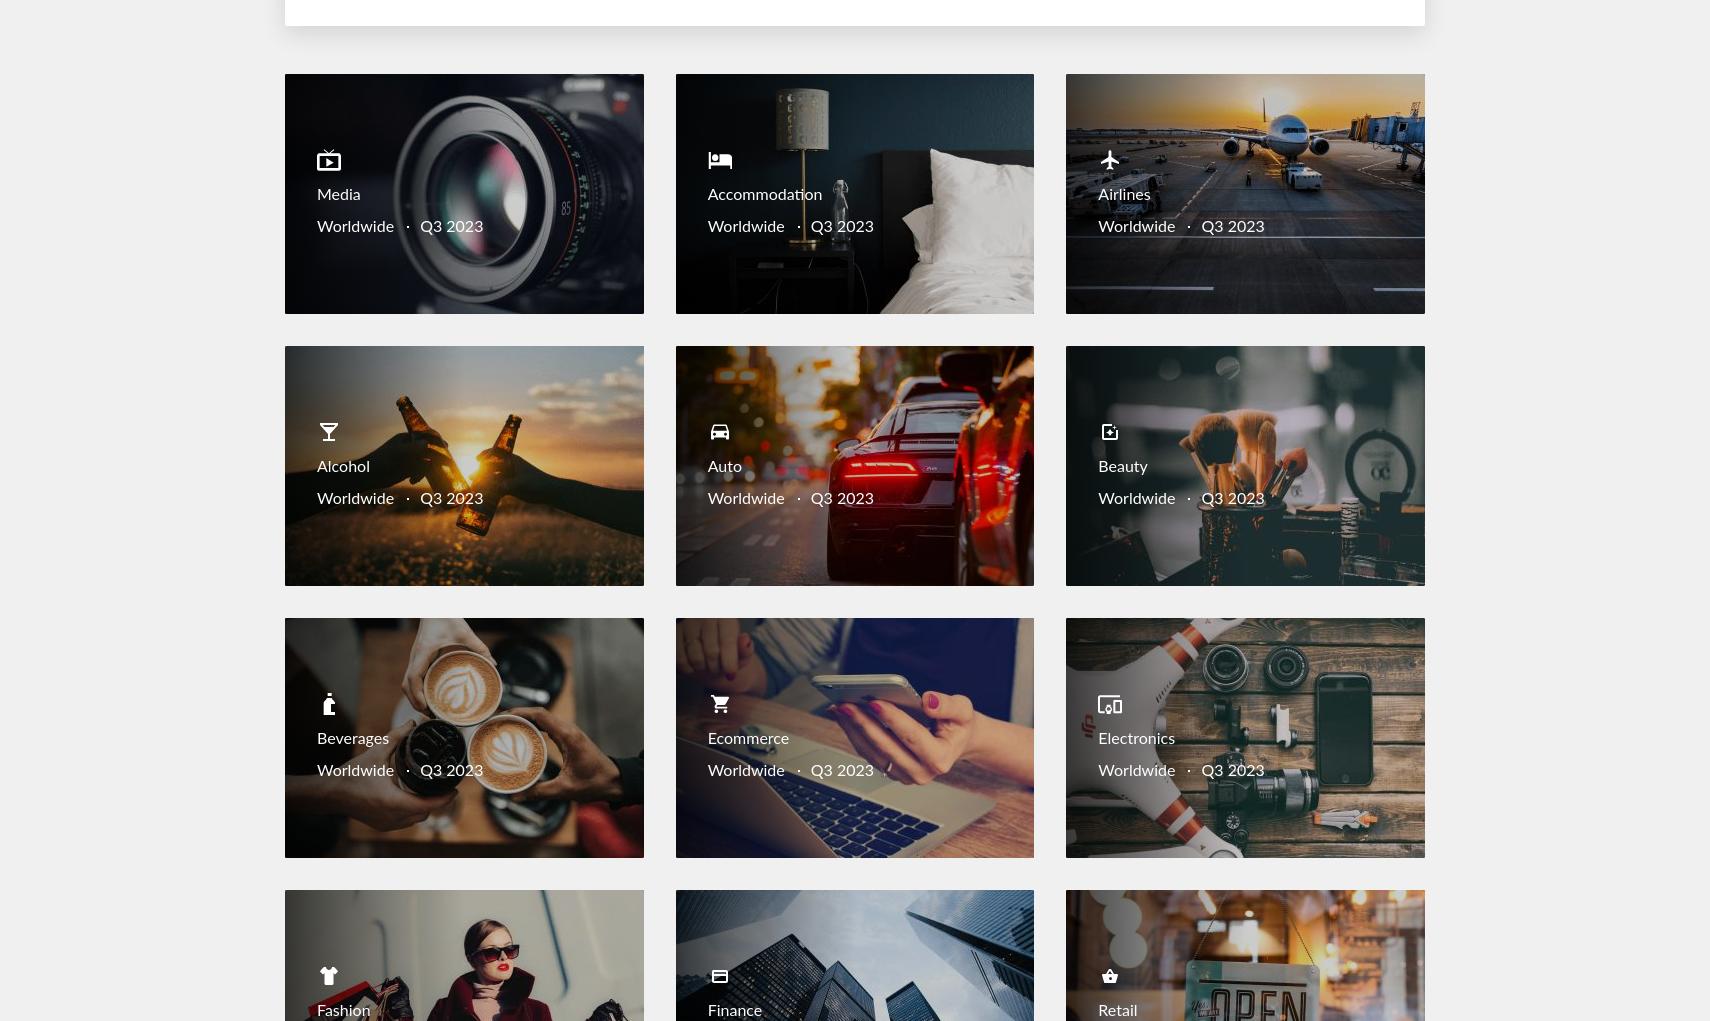 The height and width of the screenshot is (1021, 1710). What do you see at coordinates (747, 737) in the screenshot?
I see `'Ecommerce'` at bounding box center [747, 737].